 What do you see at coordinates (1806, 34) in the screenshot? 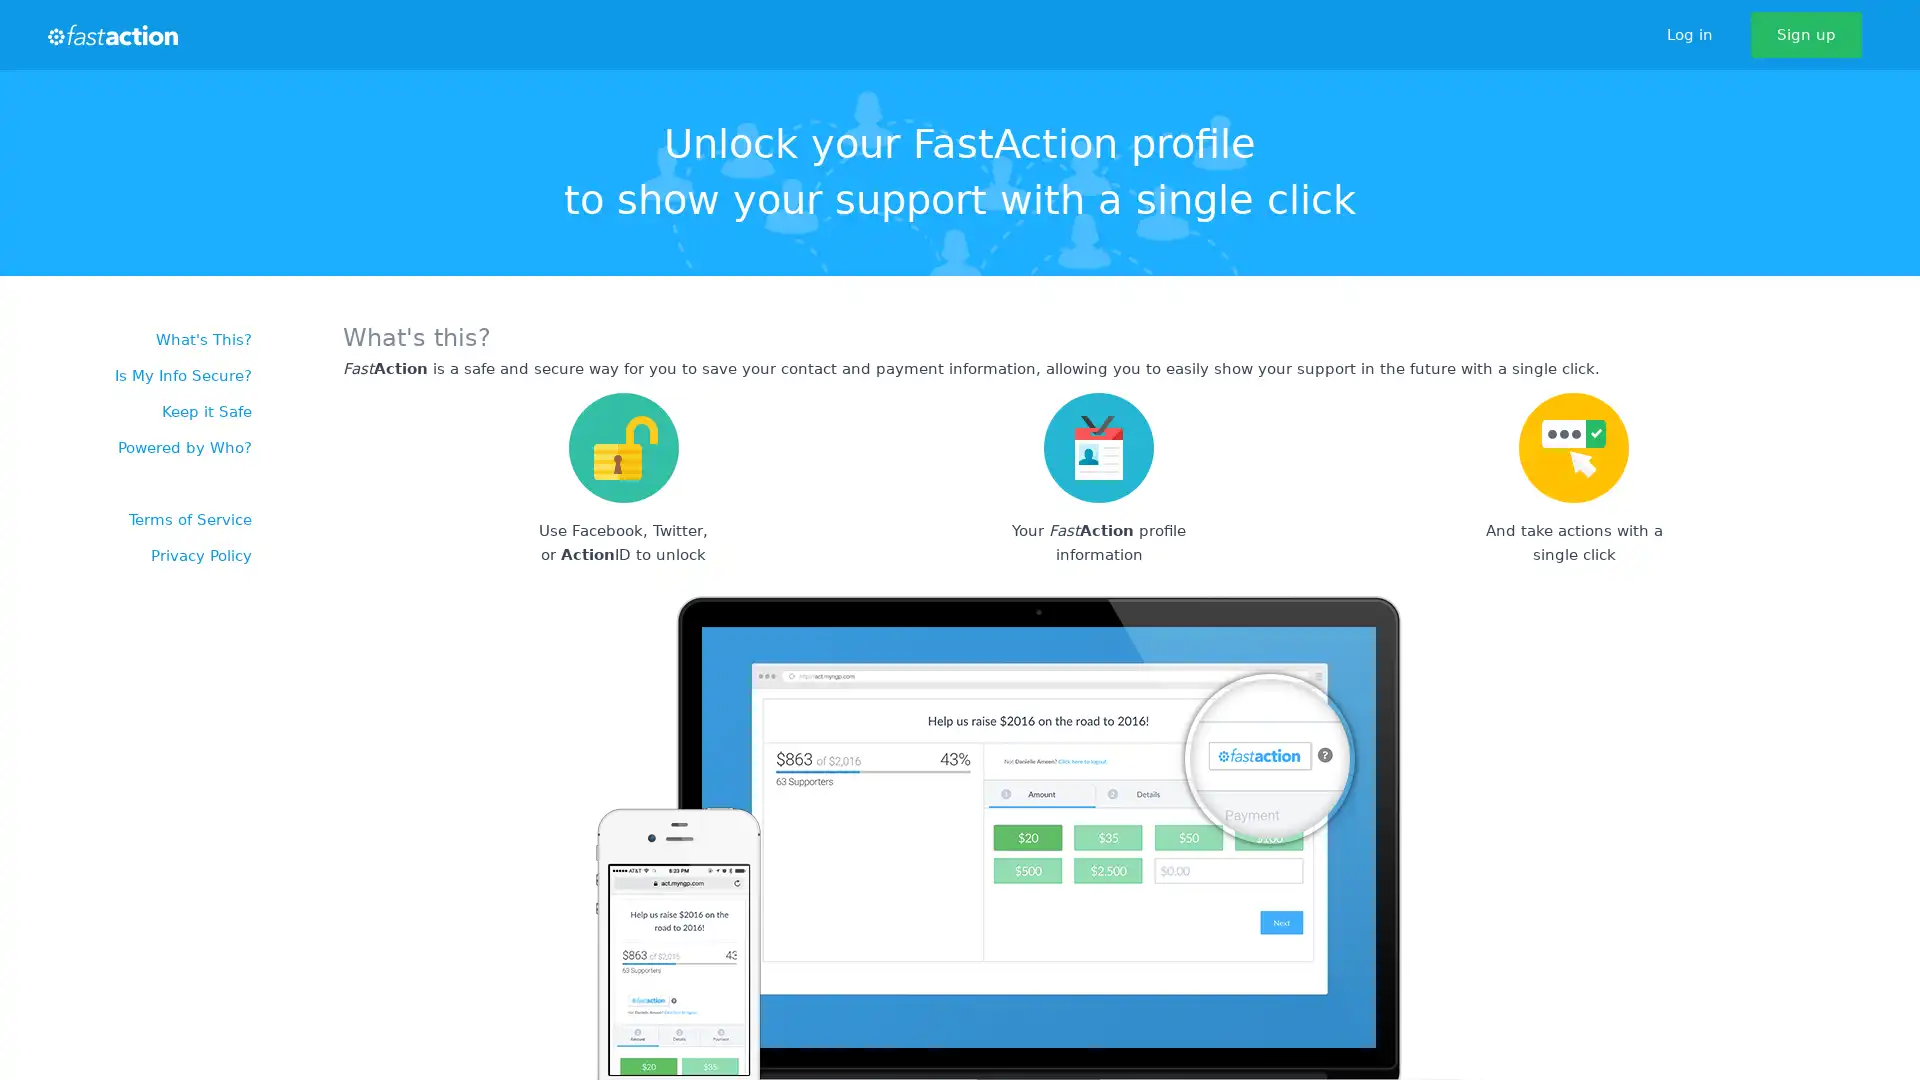
I see `Sign up` at bounding box center [1806, 34].